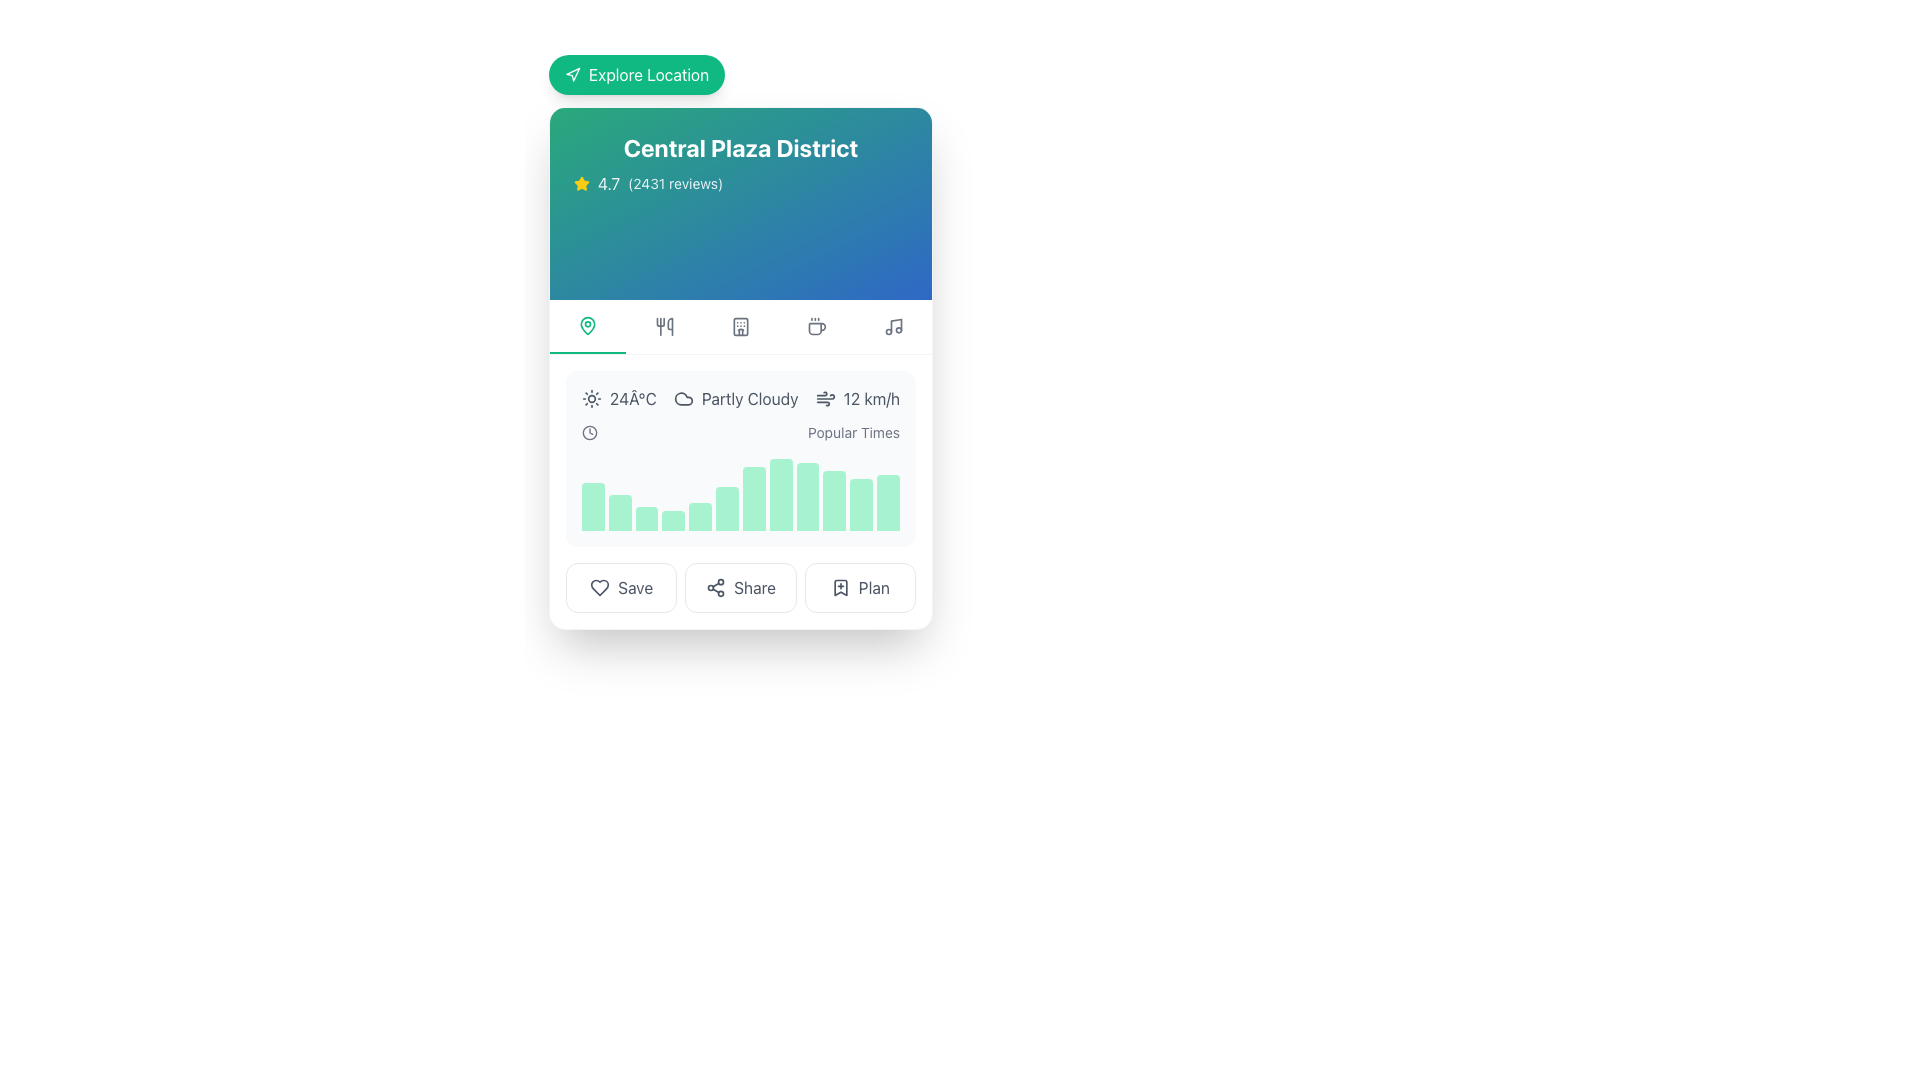  Describe the element at coordinates (589, 431) in the screenshot. I see `the clock icon located to the far left of the 'Popular Times' text label, which visually represents the concept of 'time' or 'schedule'` at that location.